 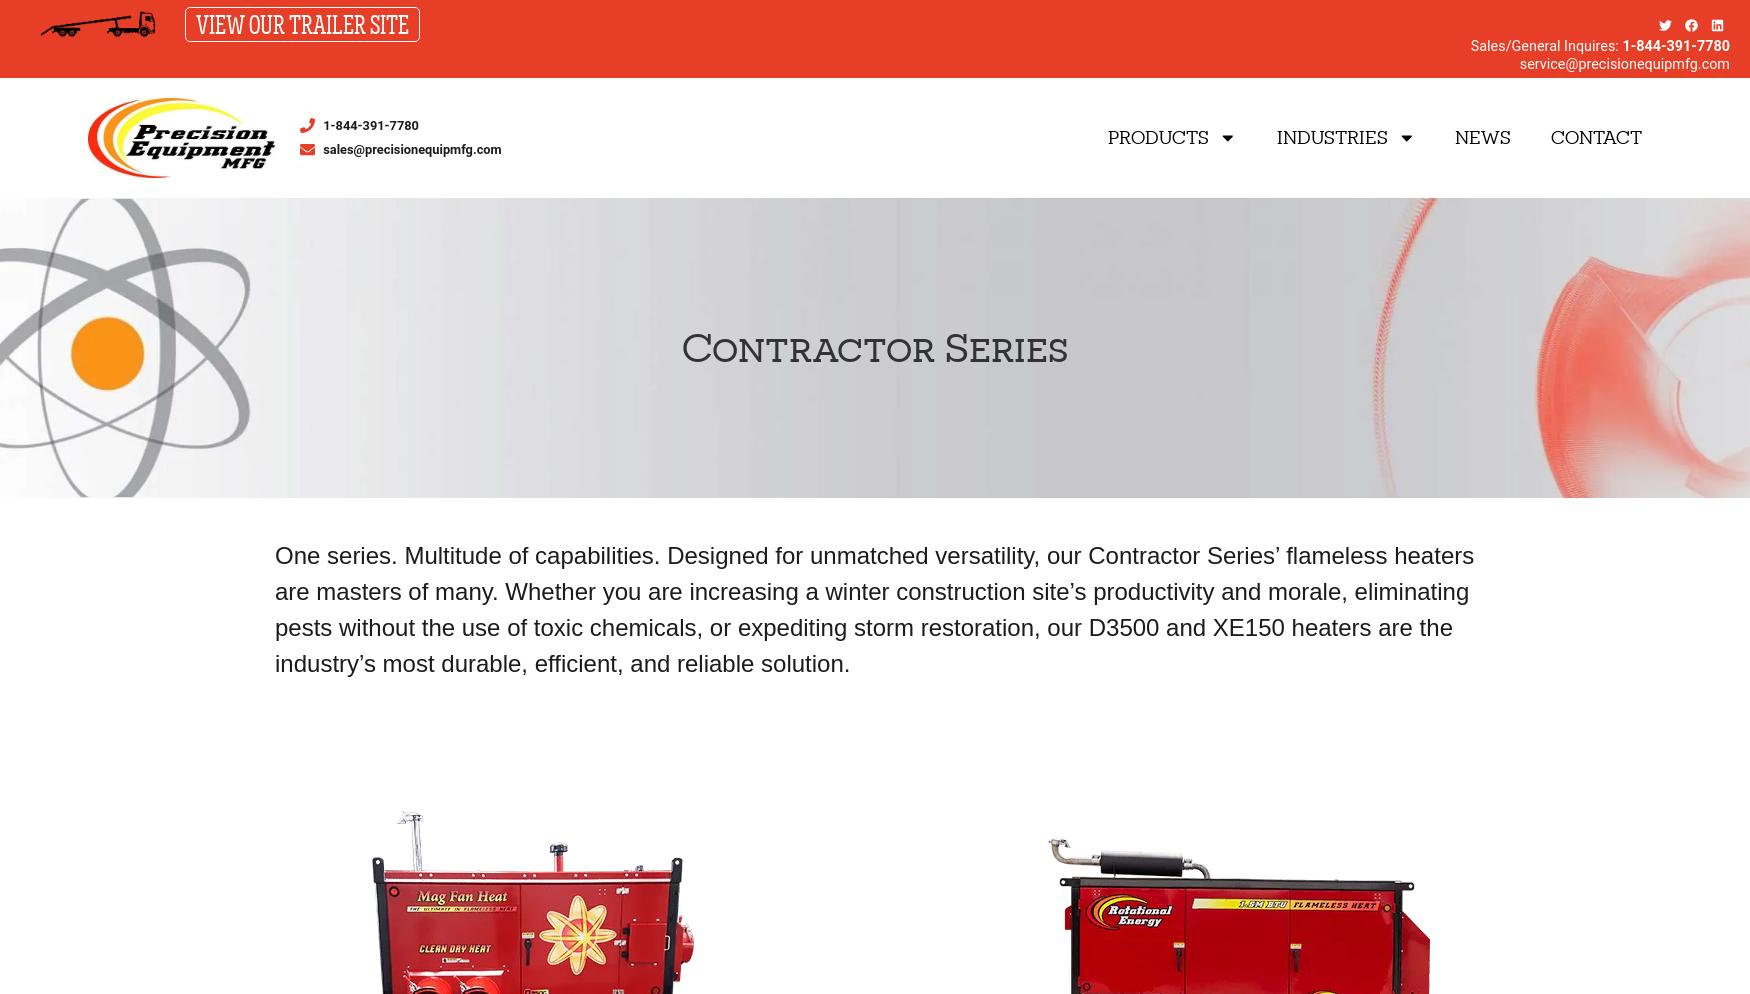 I want to click on 'Contractor Series', so click(x=679, y=346).